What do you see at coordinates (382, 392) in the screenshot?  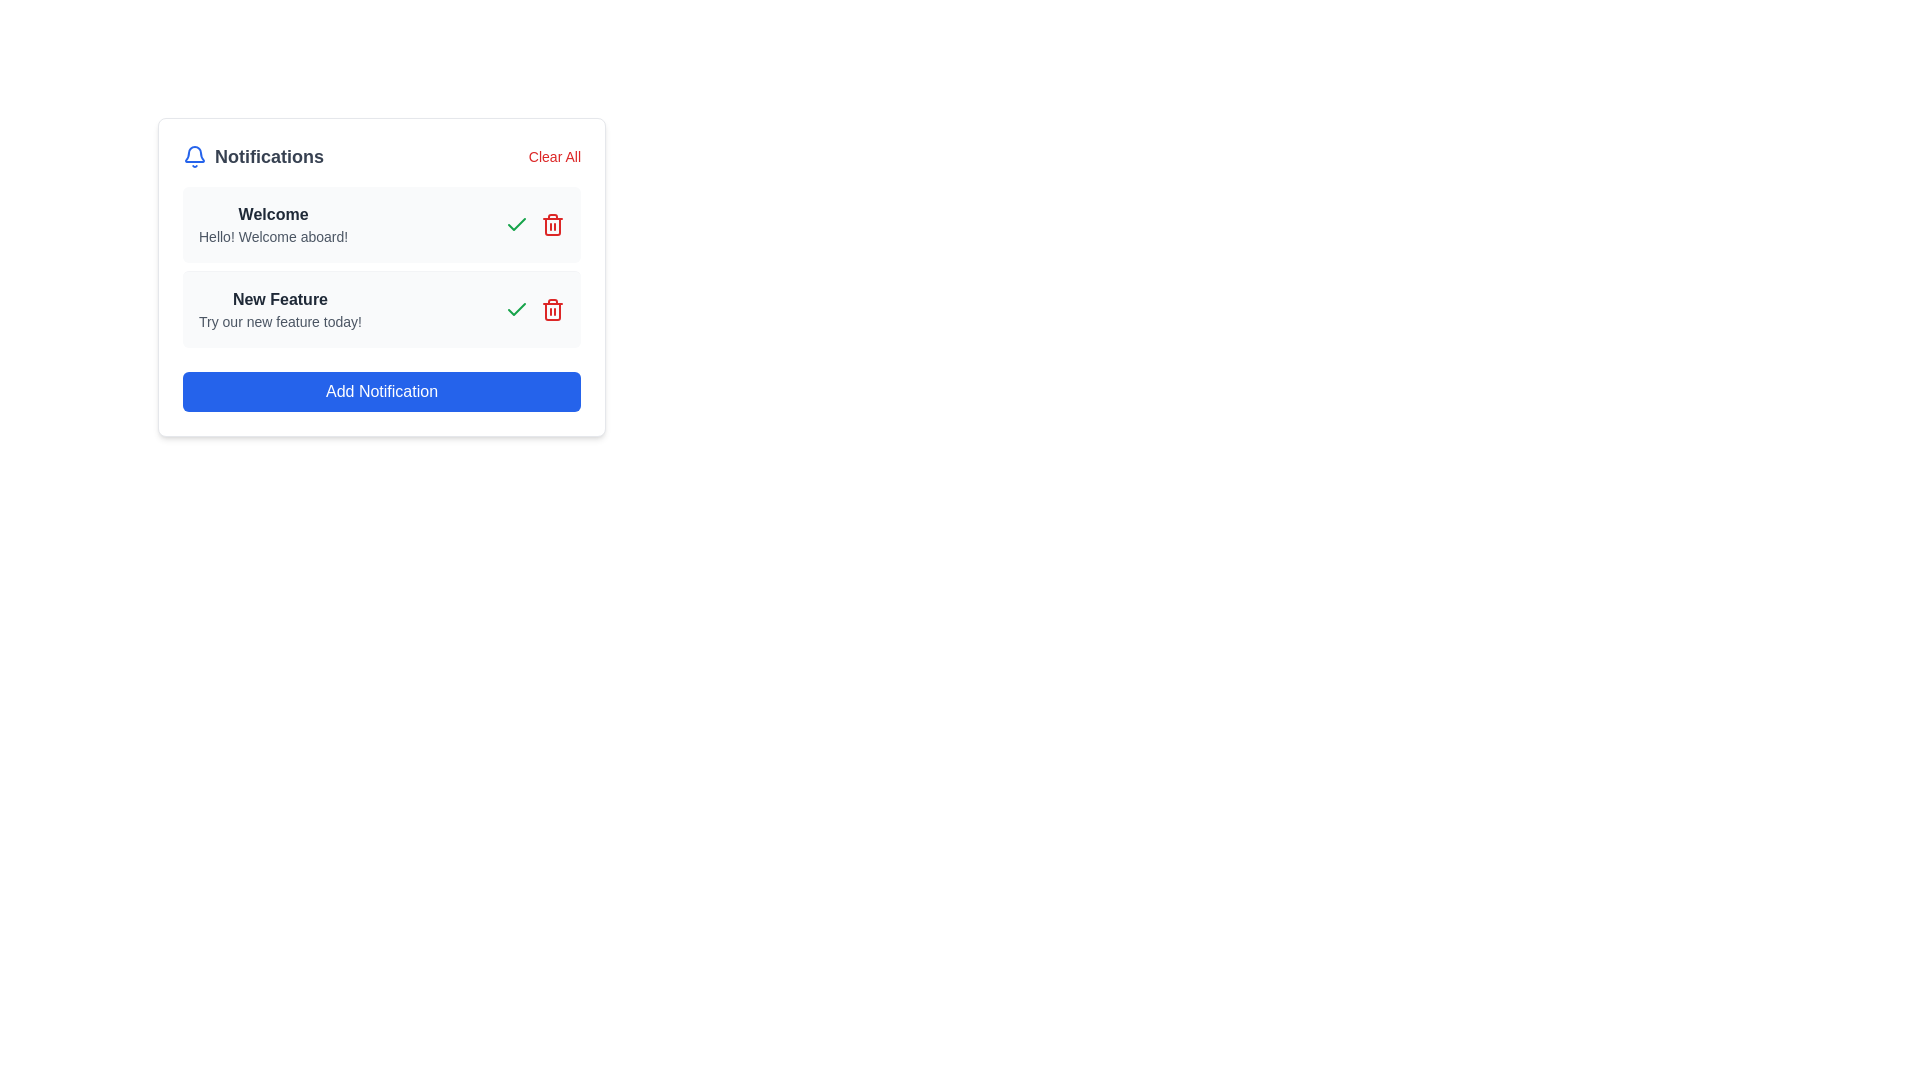 I see `the 'Add Notification' button located at the bottom of the notification panel` at bounding box center [382, 392].